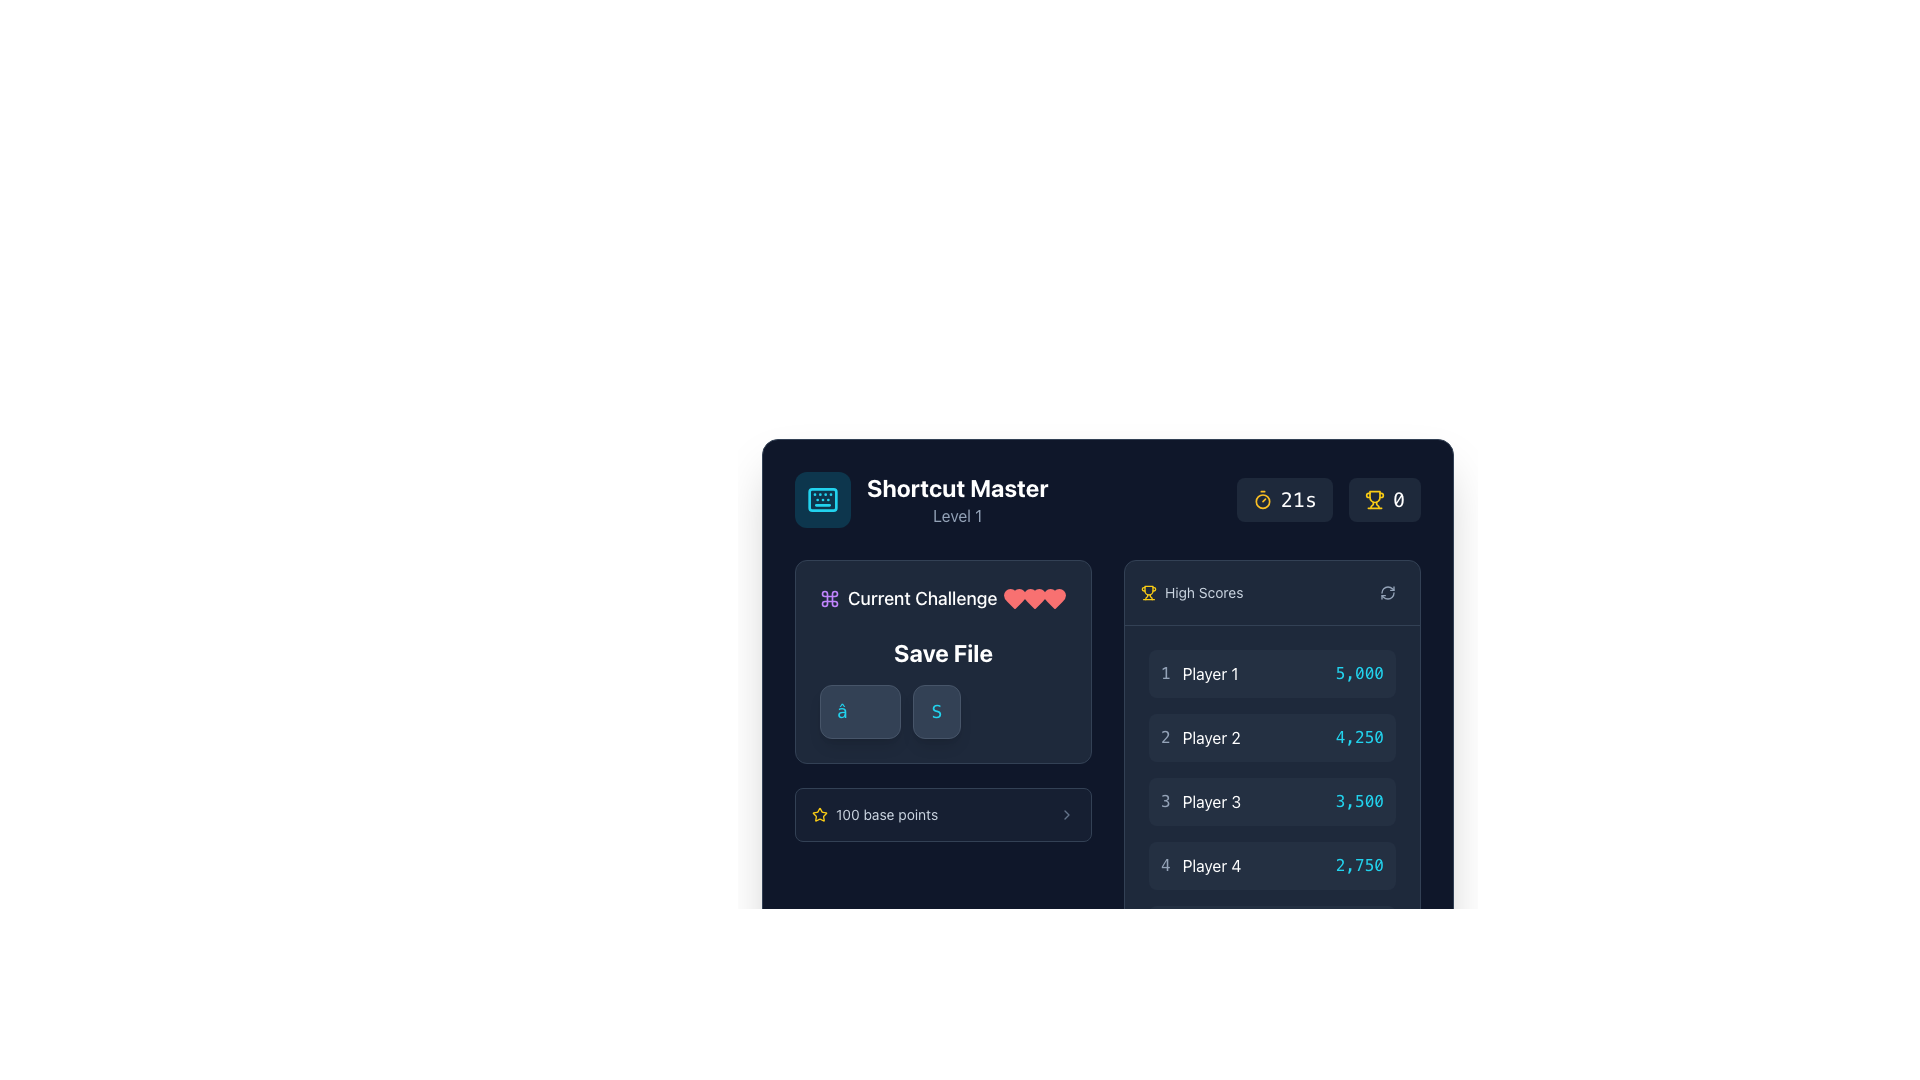  Describe the element at coordinates (1165, 674) in the screenshot. I see `numeric text '1' styled in a mono font, located to the left of 'Player 1' in the 'High Scores' section` at that location.